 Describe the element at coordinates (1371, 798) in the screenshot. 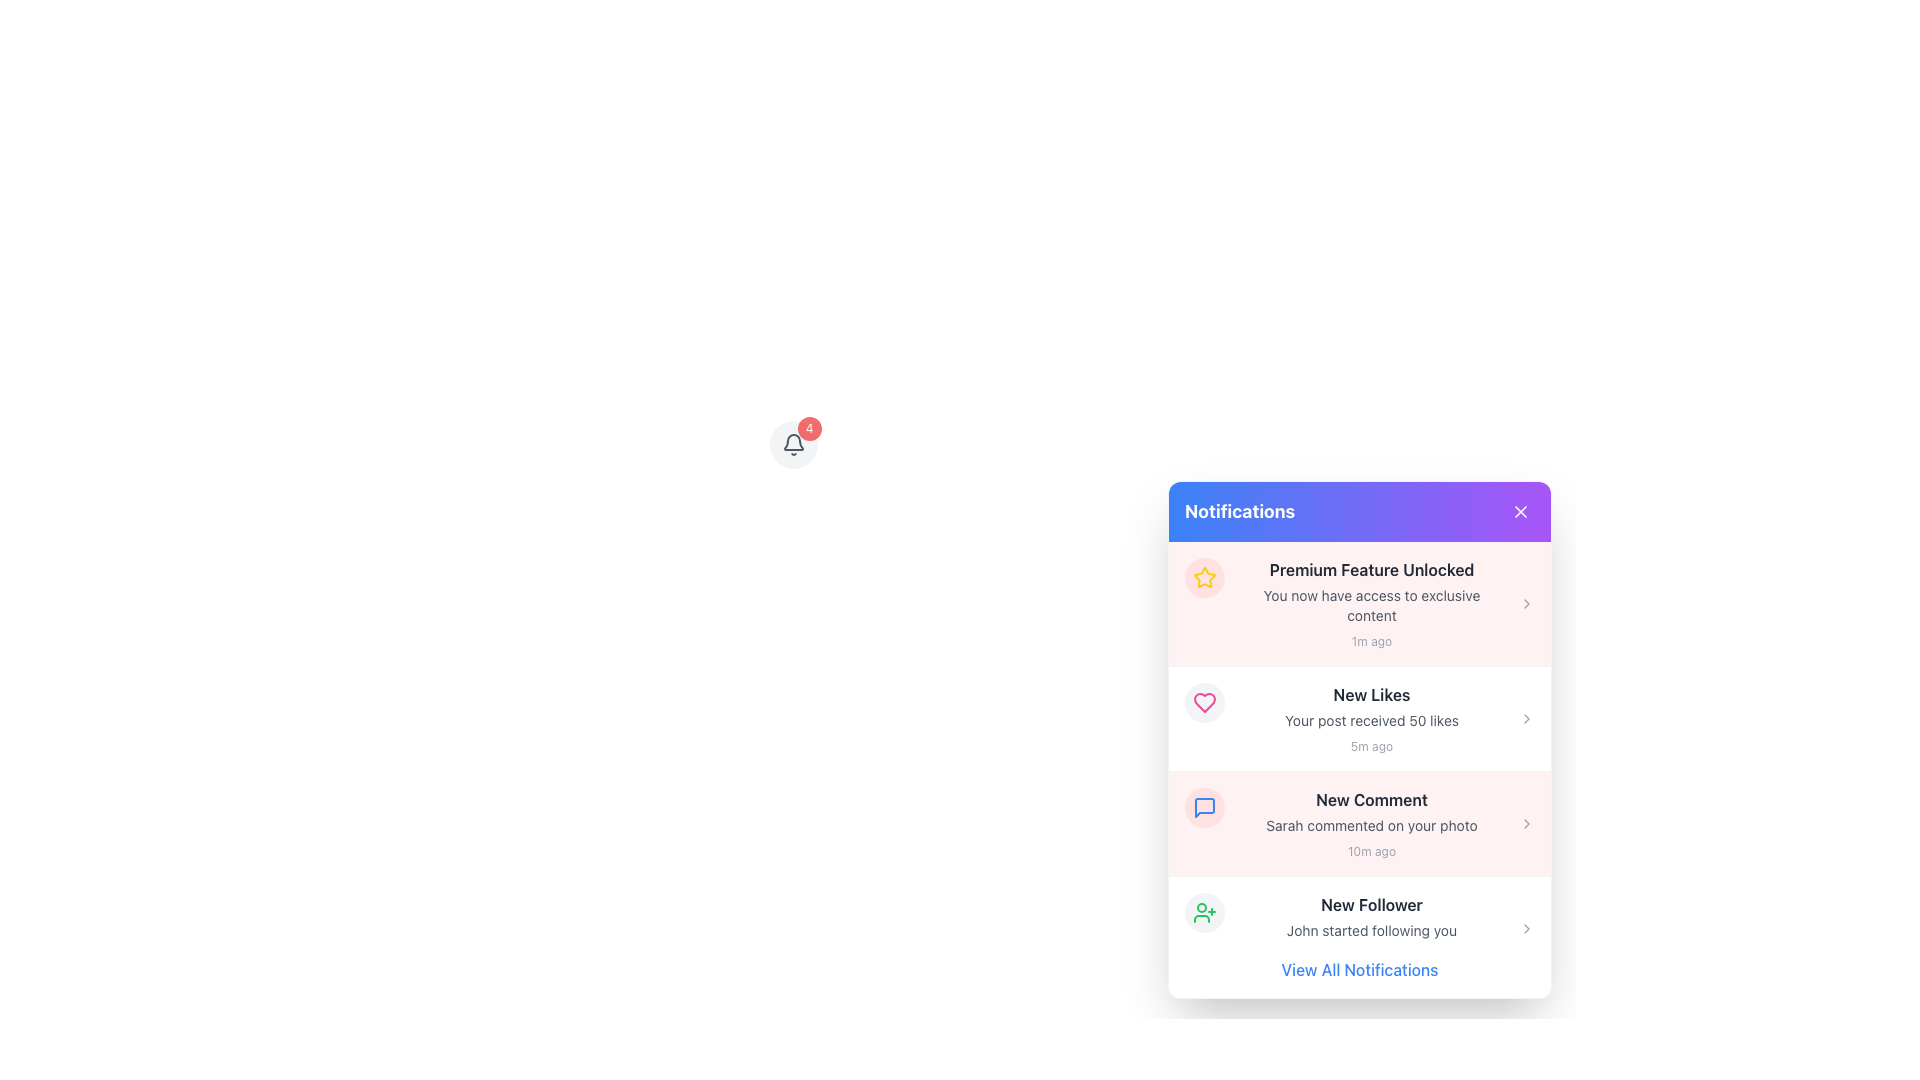

I see `the 'New Comment' text label, which is bold and dark gray, located in the notification panel on the right side of the interface` at that location.